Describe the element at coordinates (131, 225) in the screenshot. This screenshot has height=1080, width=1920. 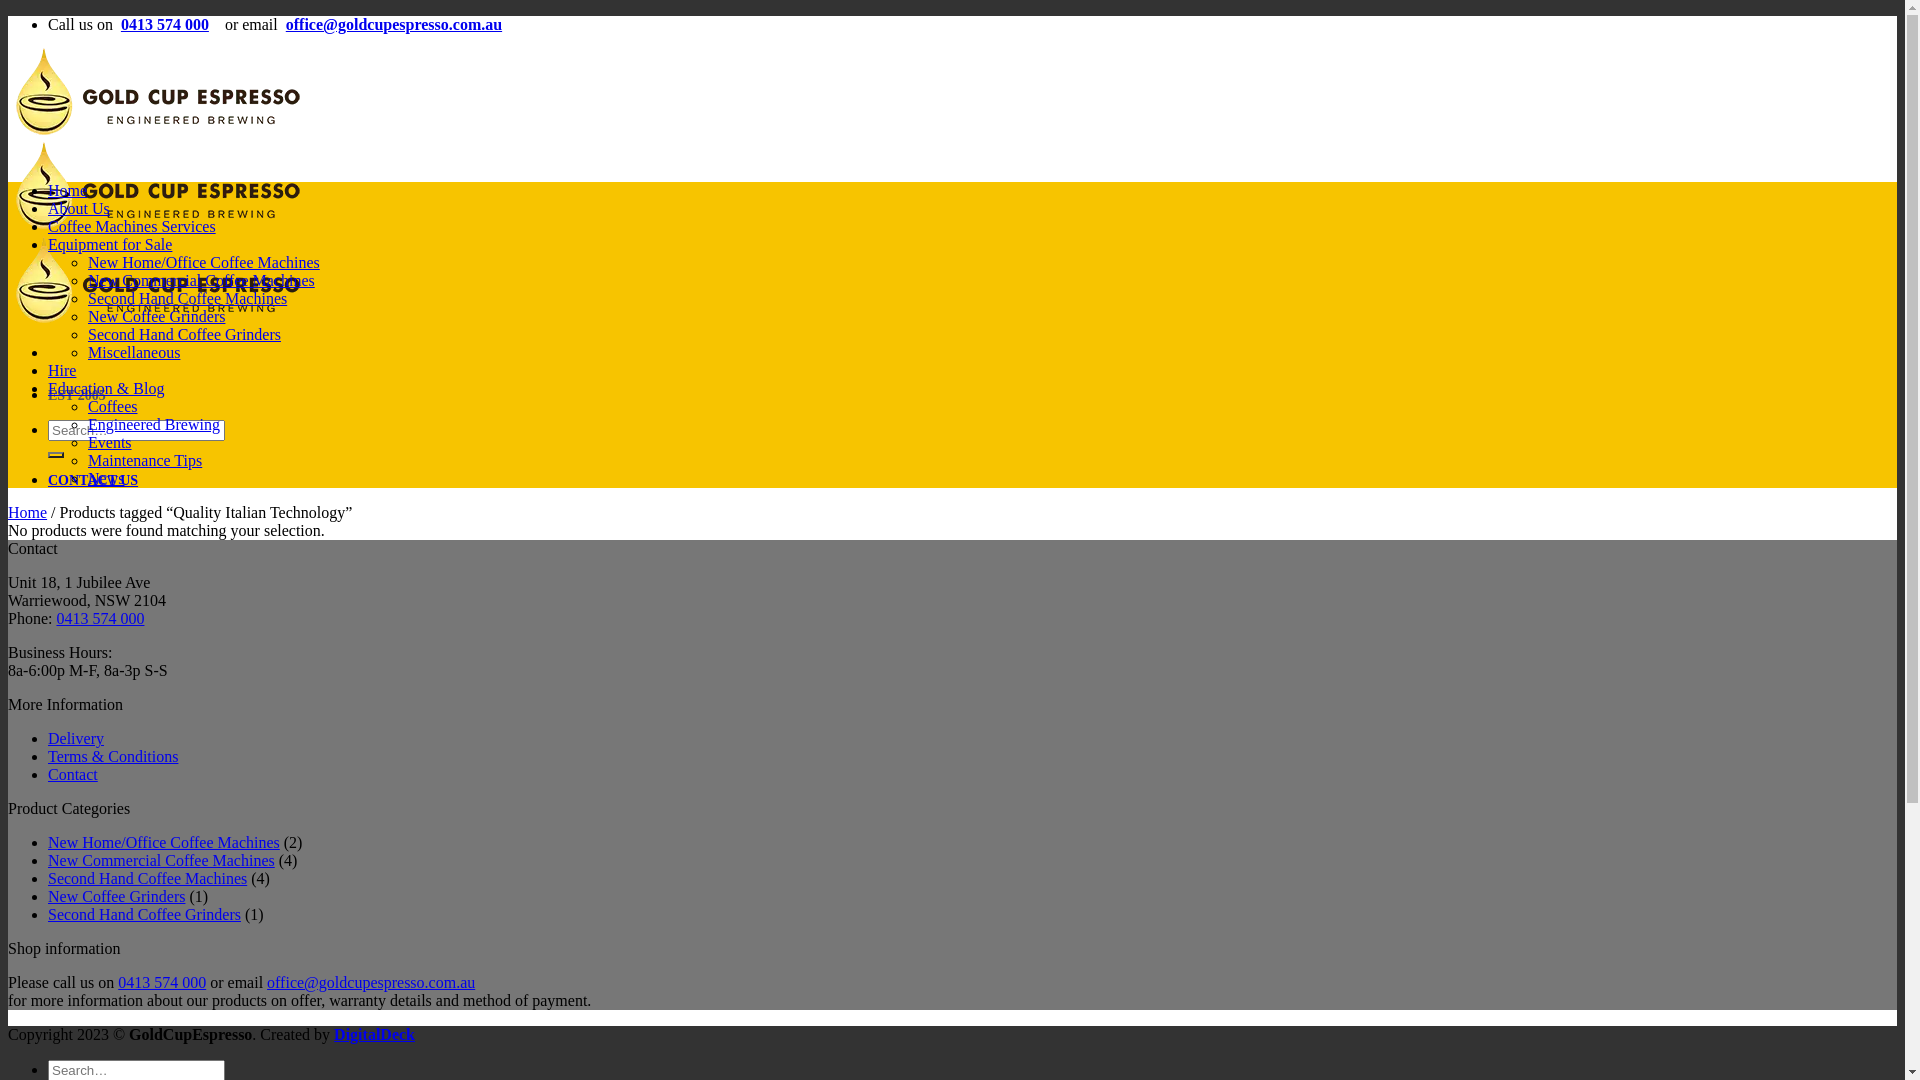
I see `'Coffee Machines Services'` at that location.